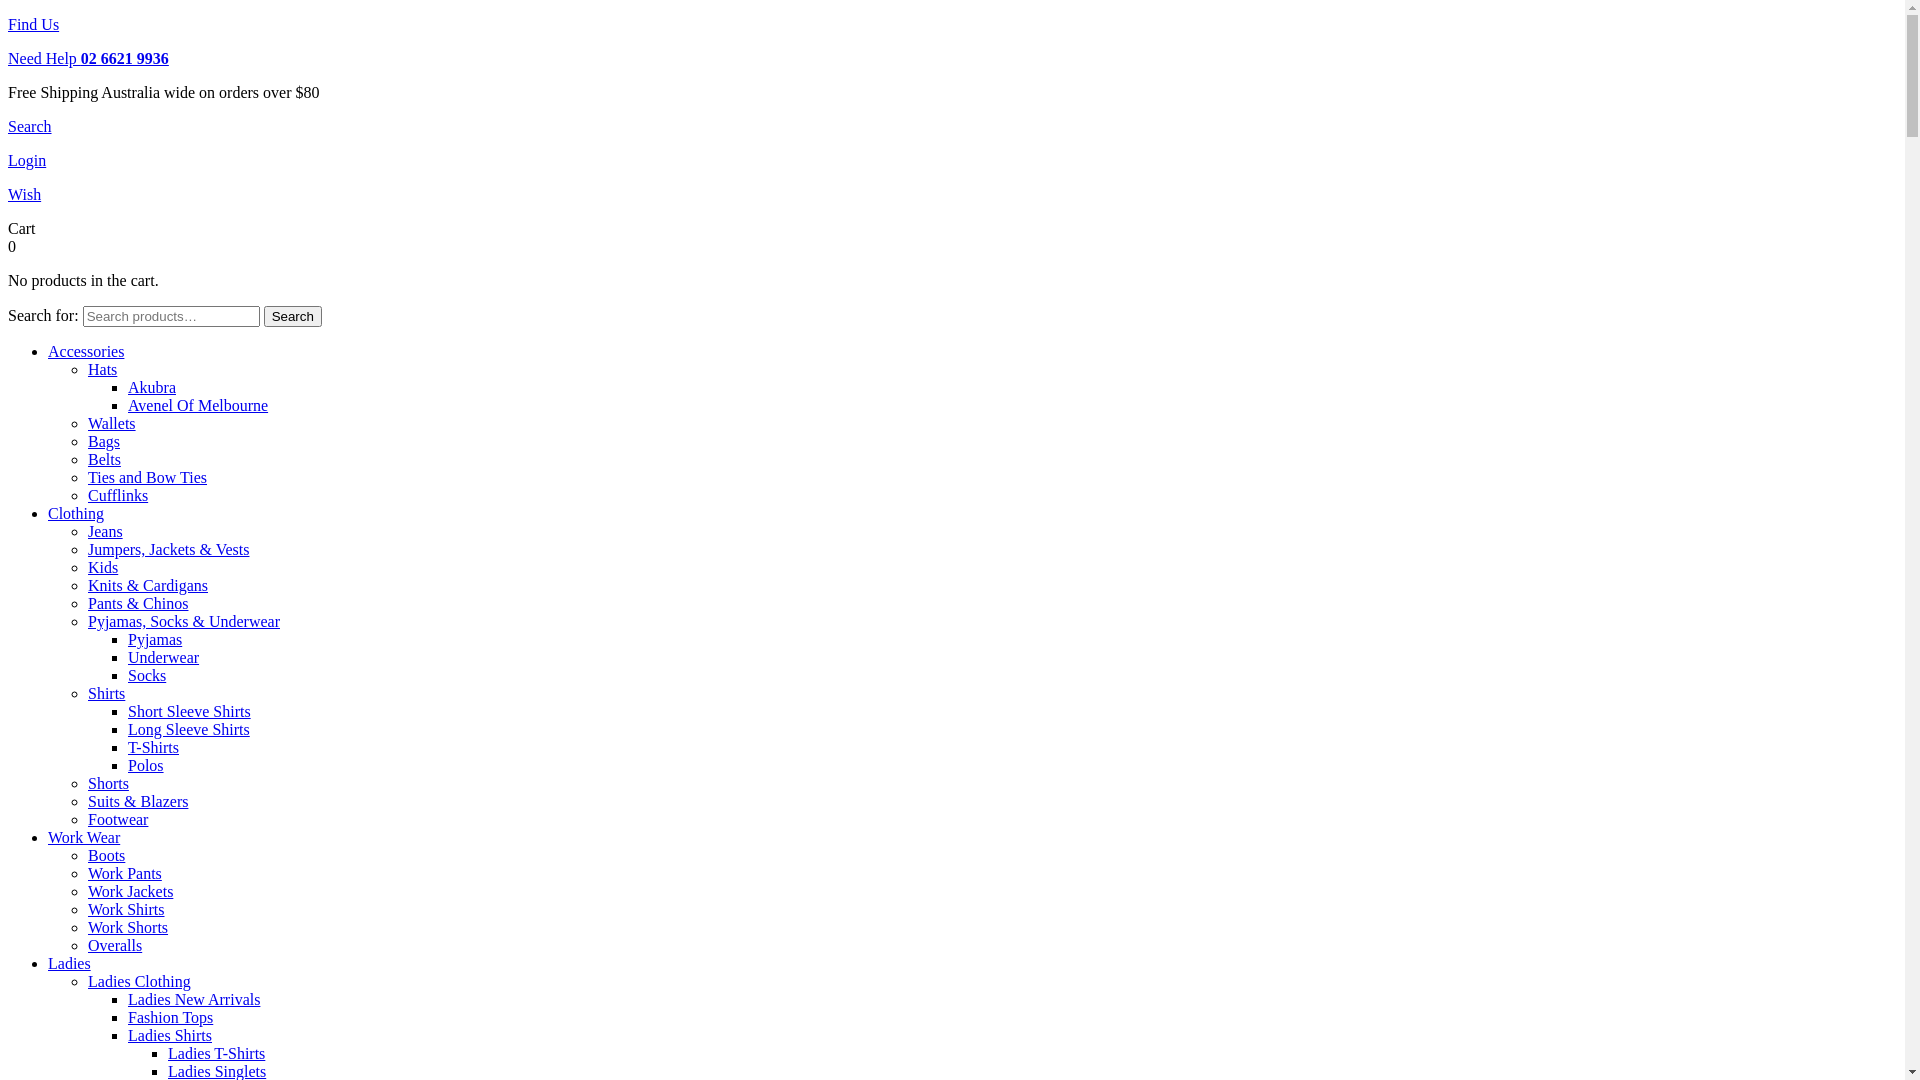  What do you see at coordinates (170, 1017) in the screenshot?
I see `'Fashion Tops'` at bounding box center [170, 1017].